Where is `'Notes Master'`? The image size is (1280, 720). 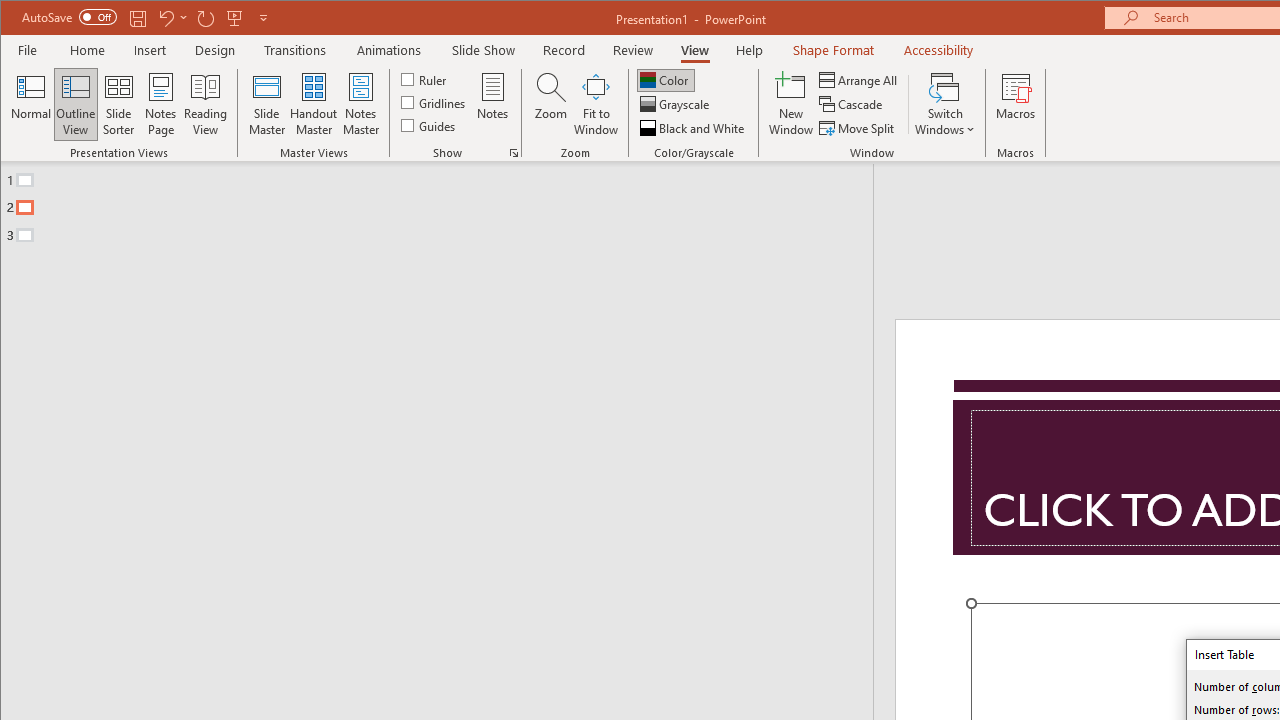
'Notes Master' is located at coordinates (360, 104).